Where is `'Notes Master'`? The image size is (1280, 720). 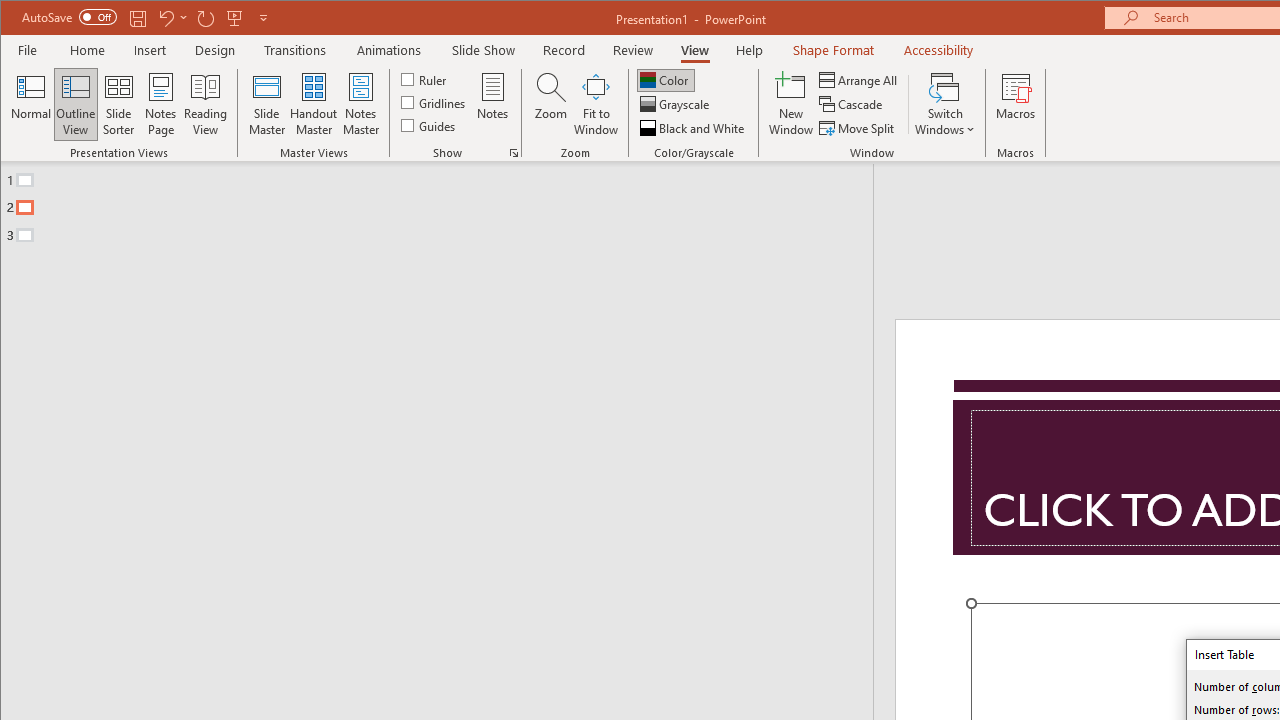
'Notes Master' is located at coordinates (360, 104).